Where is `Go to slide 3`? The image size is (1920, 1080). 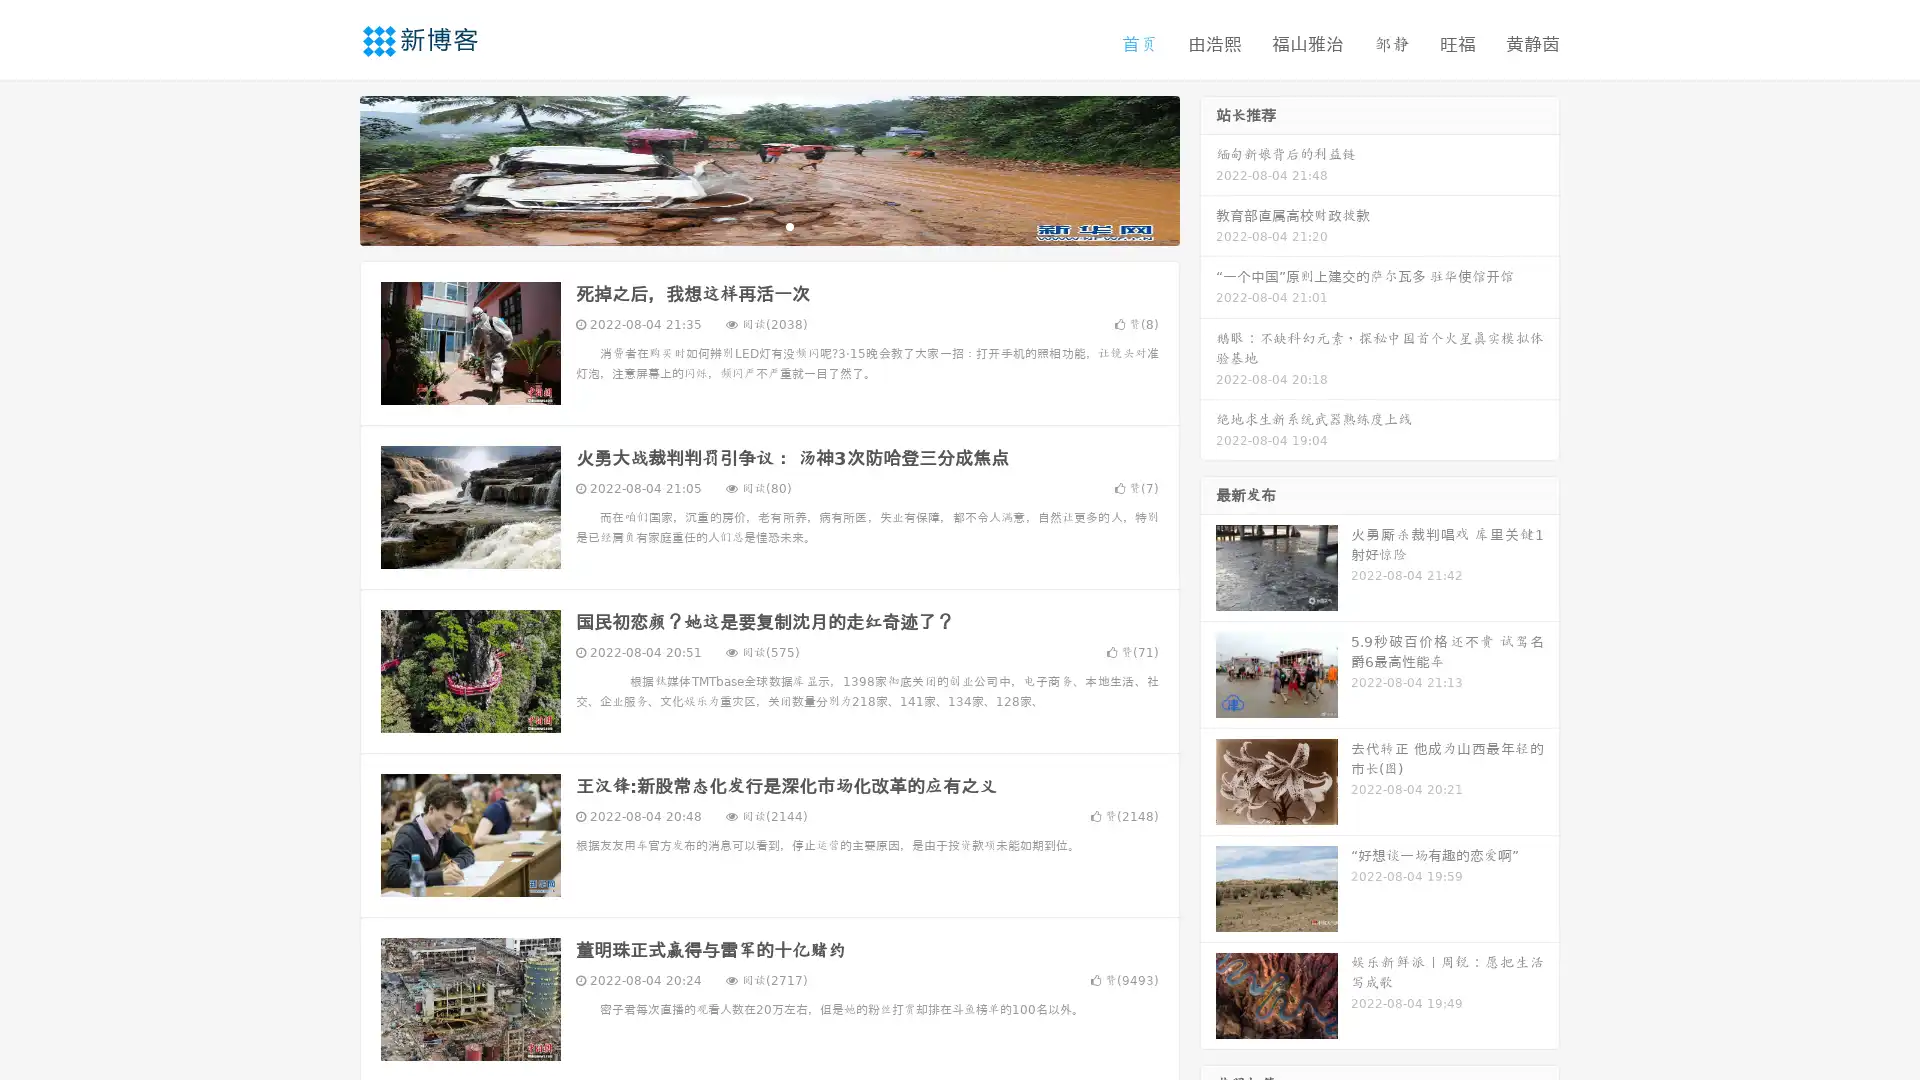 Go to slide 3 is located at coordinates (789, 225).